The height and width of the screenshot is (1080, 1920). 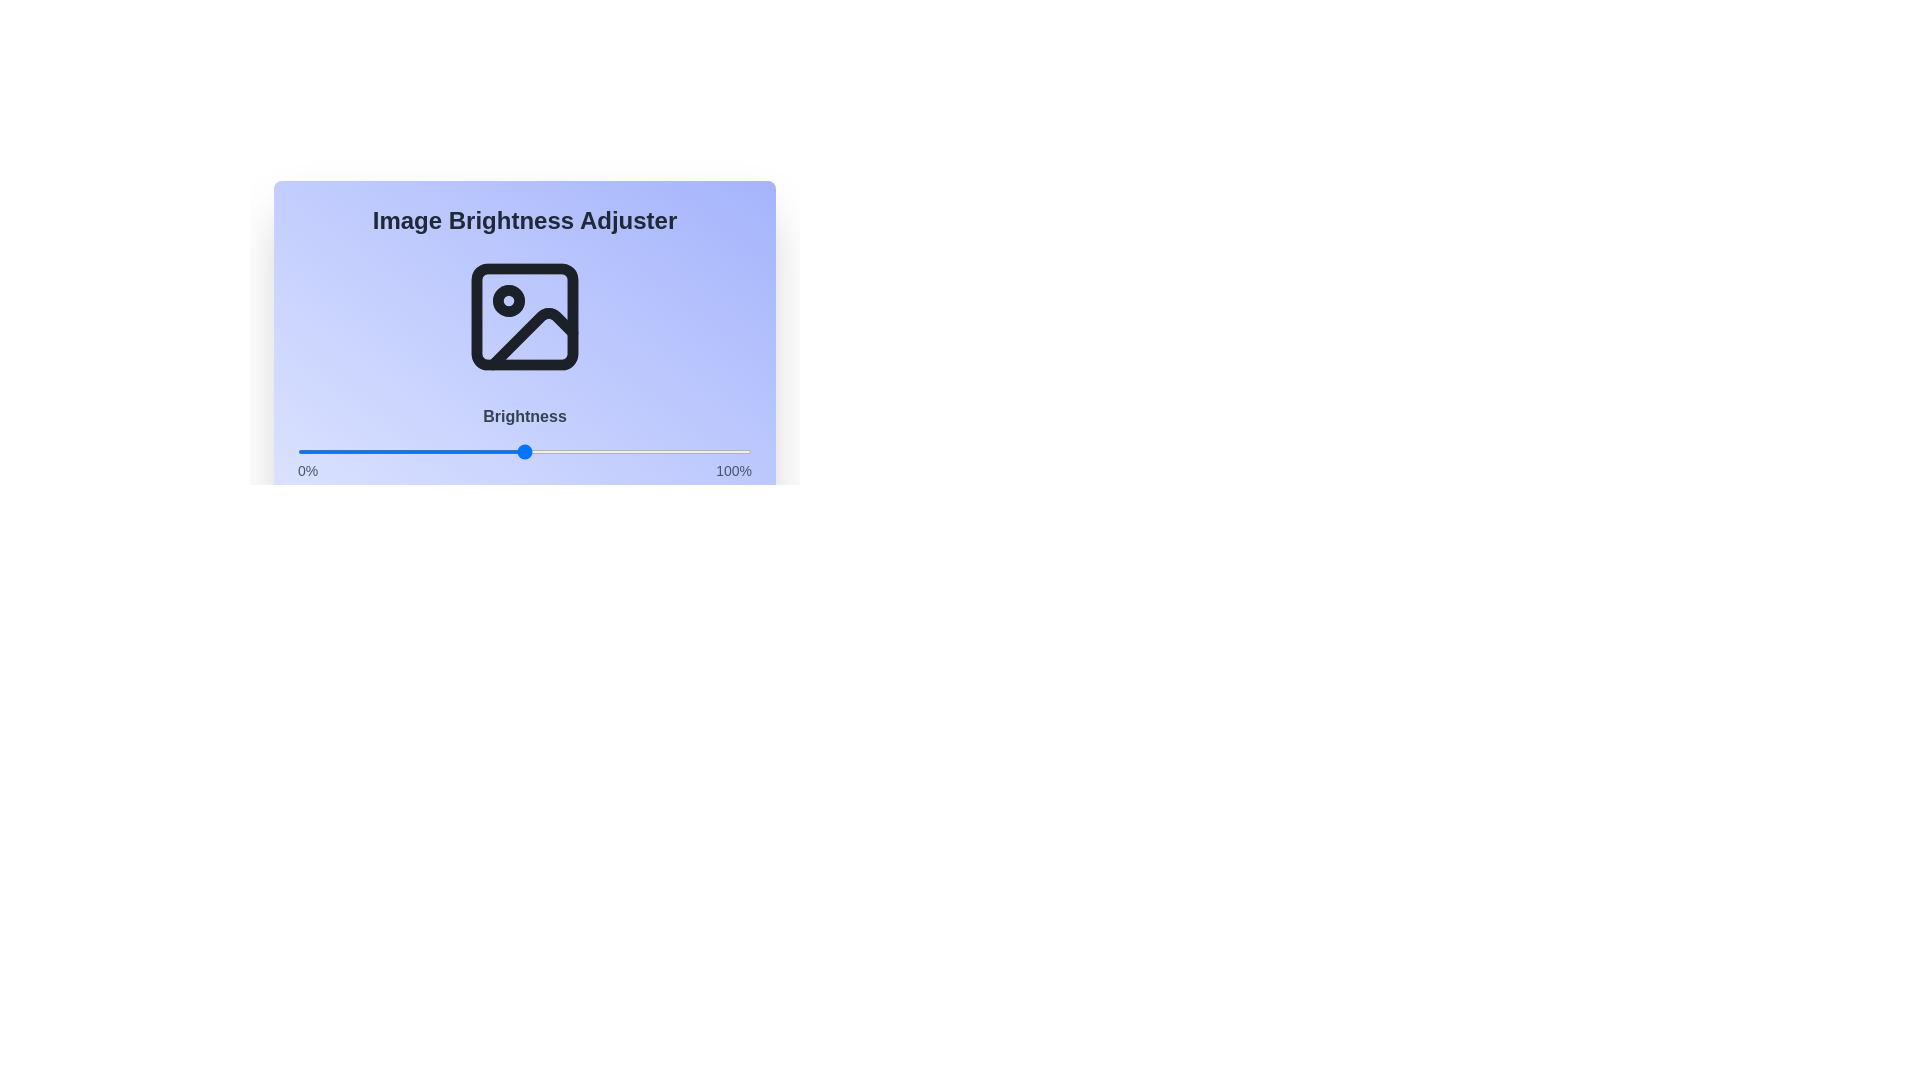 What do you see at coordinates (656, 451) in the screenshot?
I see `the brightness slider to 79%` at bounding box center [656, 451].